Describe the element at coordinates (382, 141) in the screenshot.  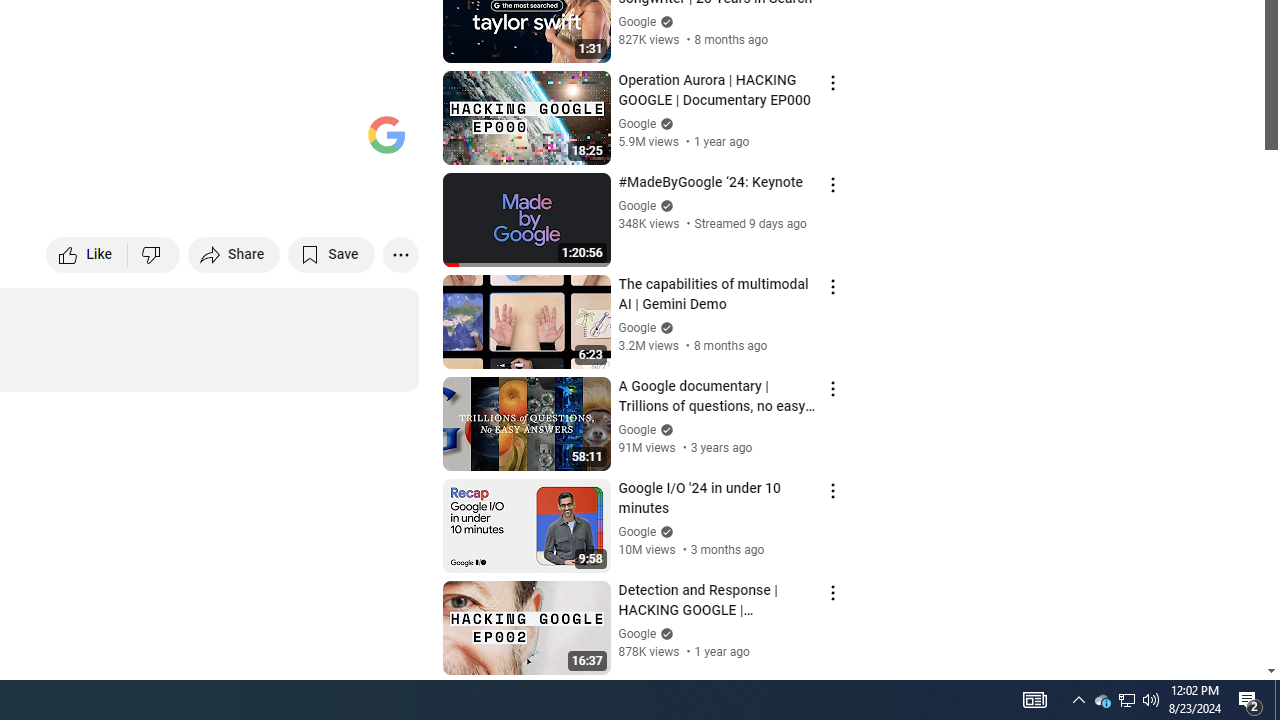
I see `'Full screen (f)'` at that location.